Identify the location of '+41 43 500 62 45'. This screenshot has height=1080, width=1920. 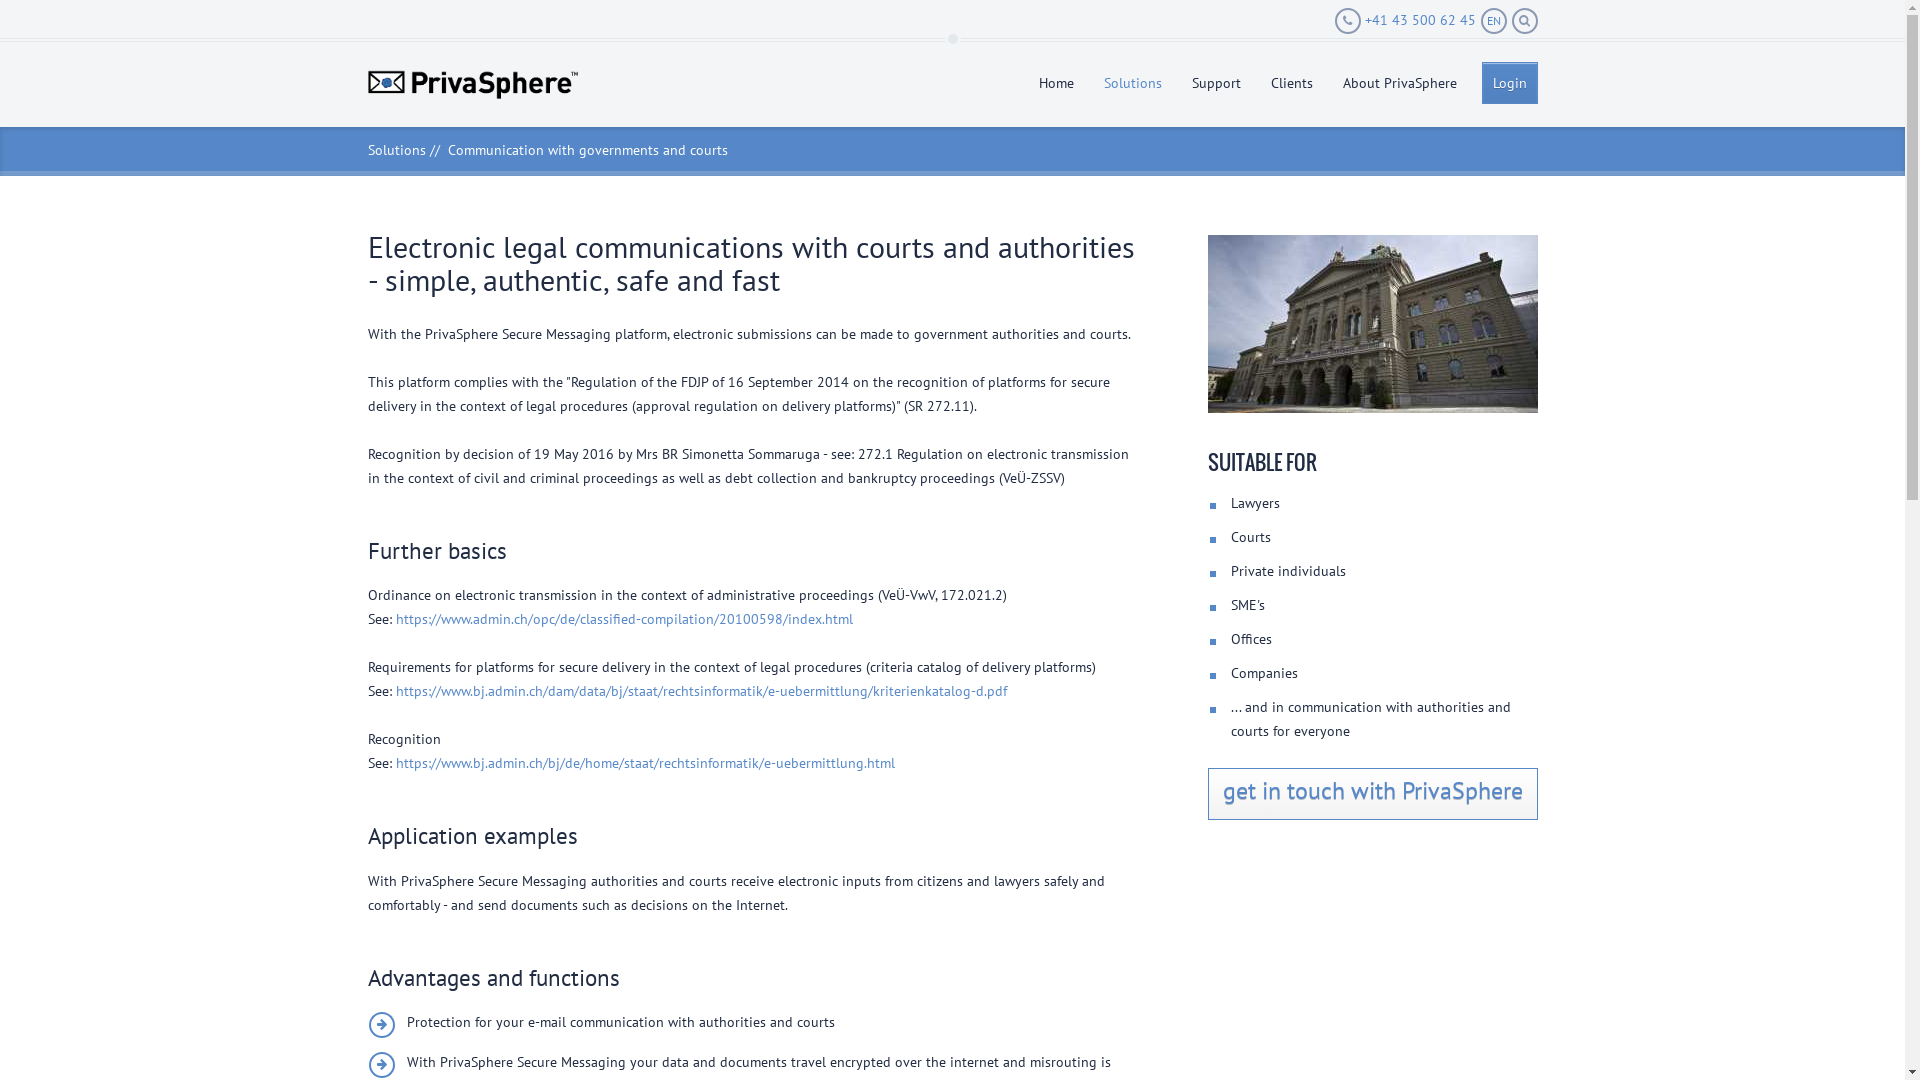
(1403, 20).